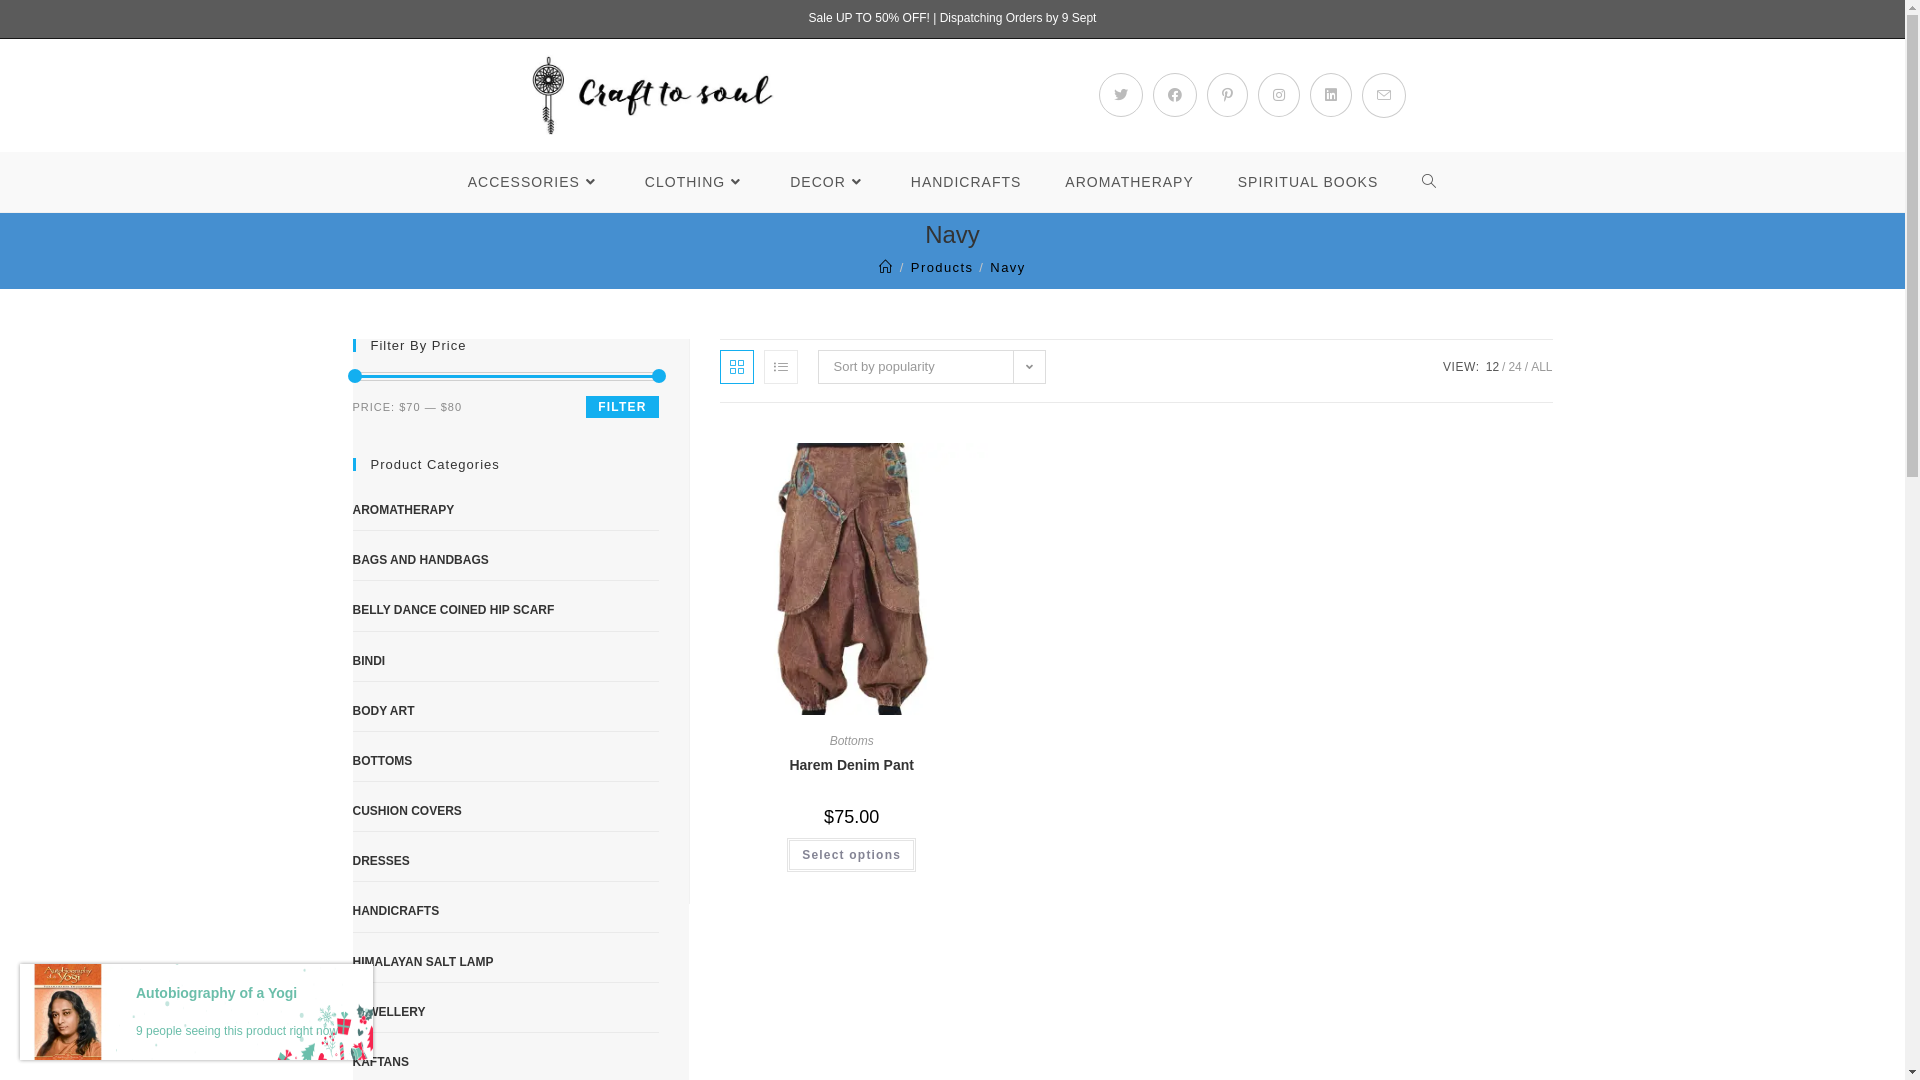 This screenshot has height=1080, width=1920. I want to click on 'ALL', so click(1540, 366).